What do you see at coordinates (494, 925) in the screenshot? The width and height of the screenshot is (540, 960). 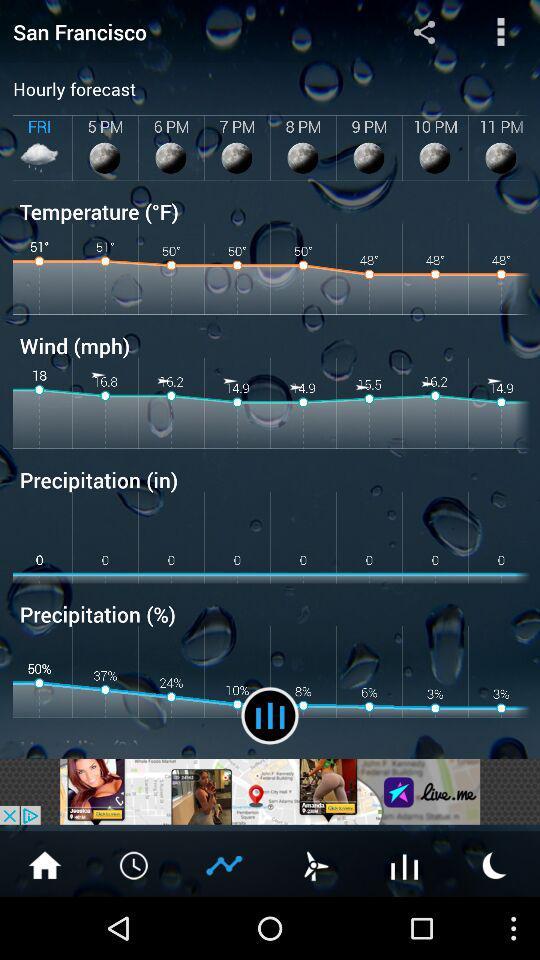 I see `the weather icon` at bounding box center [494, 925].